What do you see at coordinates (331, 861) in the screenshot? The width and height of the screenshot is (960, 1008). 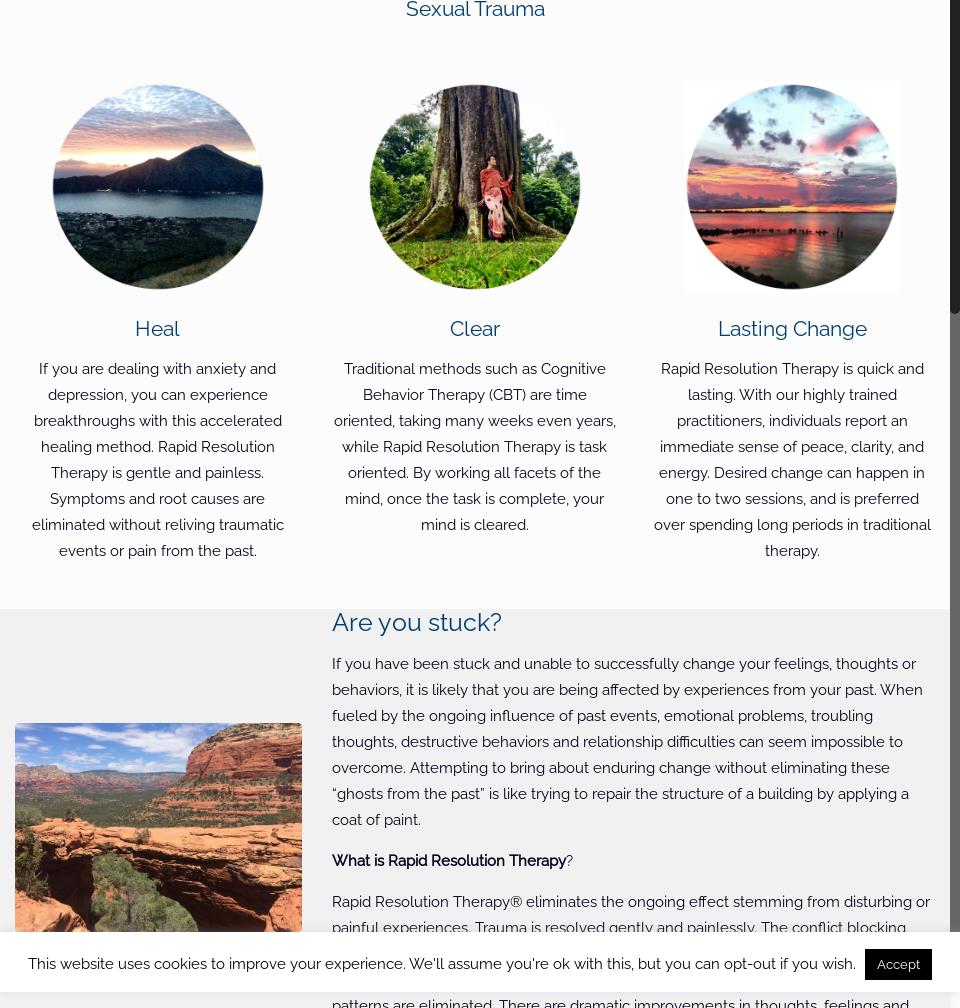 I see `'What is Rapid Resolution Therapy'` at bounding box center [331, 861].